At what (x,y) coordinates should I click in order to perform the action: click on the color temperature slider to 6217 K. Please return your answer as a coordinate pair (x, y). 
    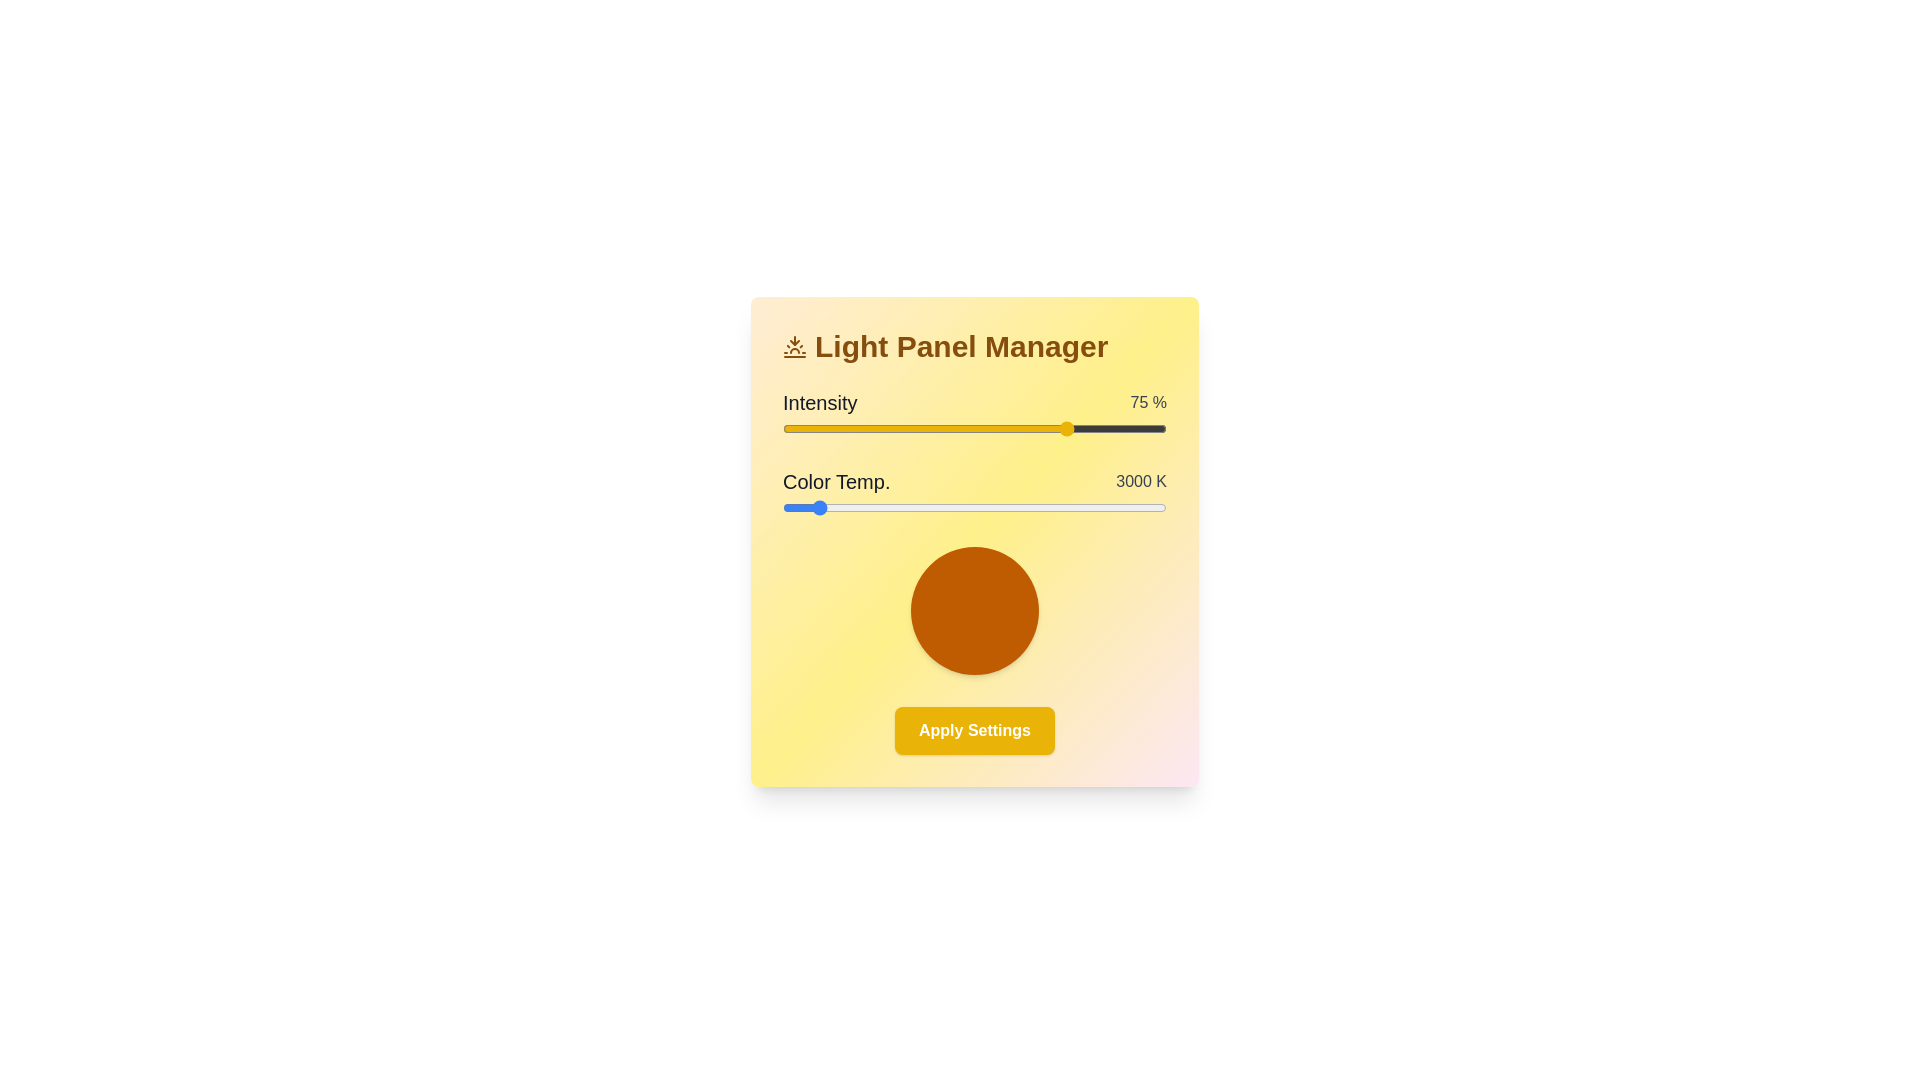
    Looking at the image, I should click on (1138, 507).